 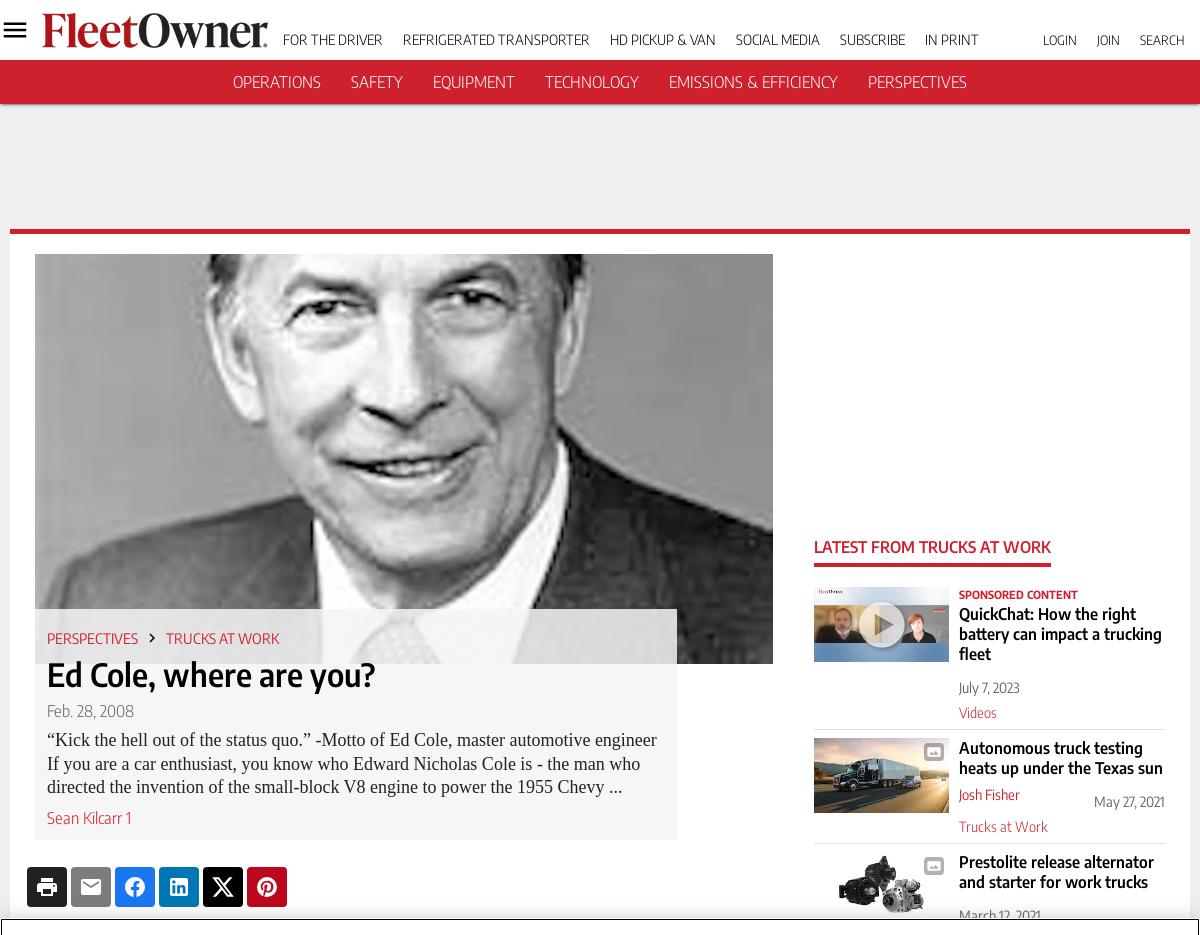 I want to click on 'Prestolite release alternator and starter for work trucks', so click(x=1055, y=870).